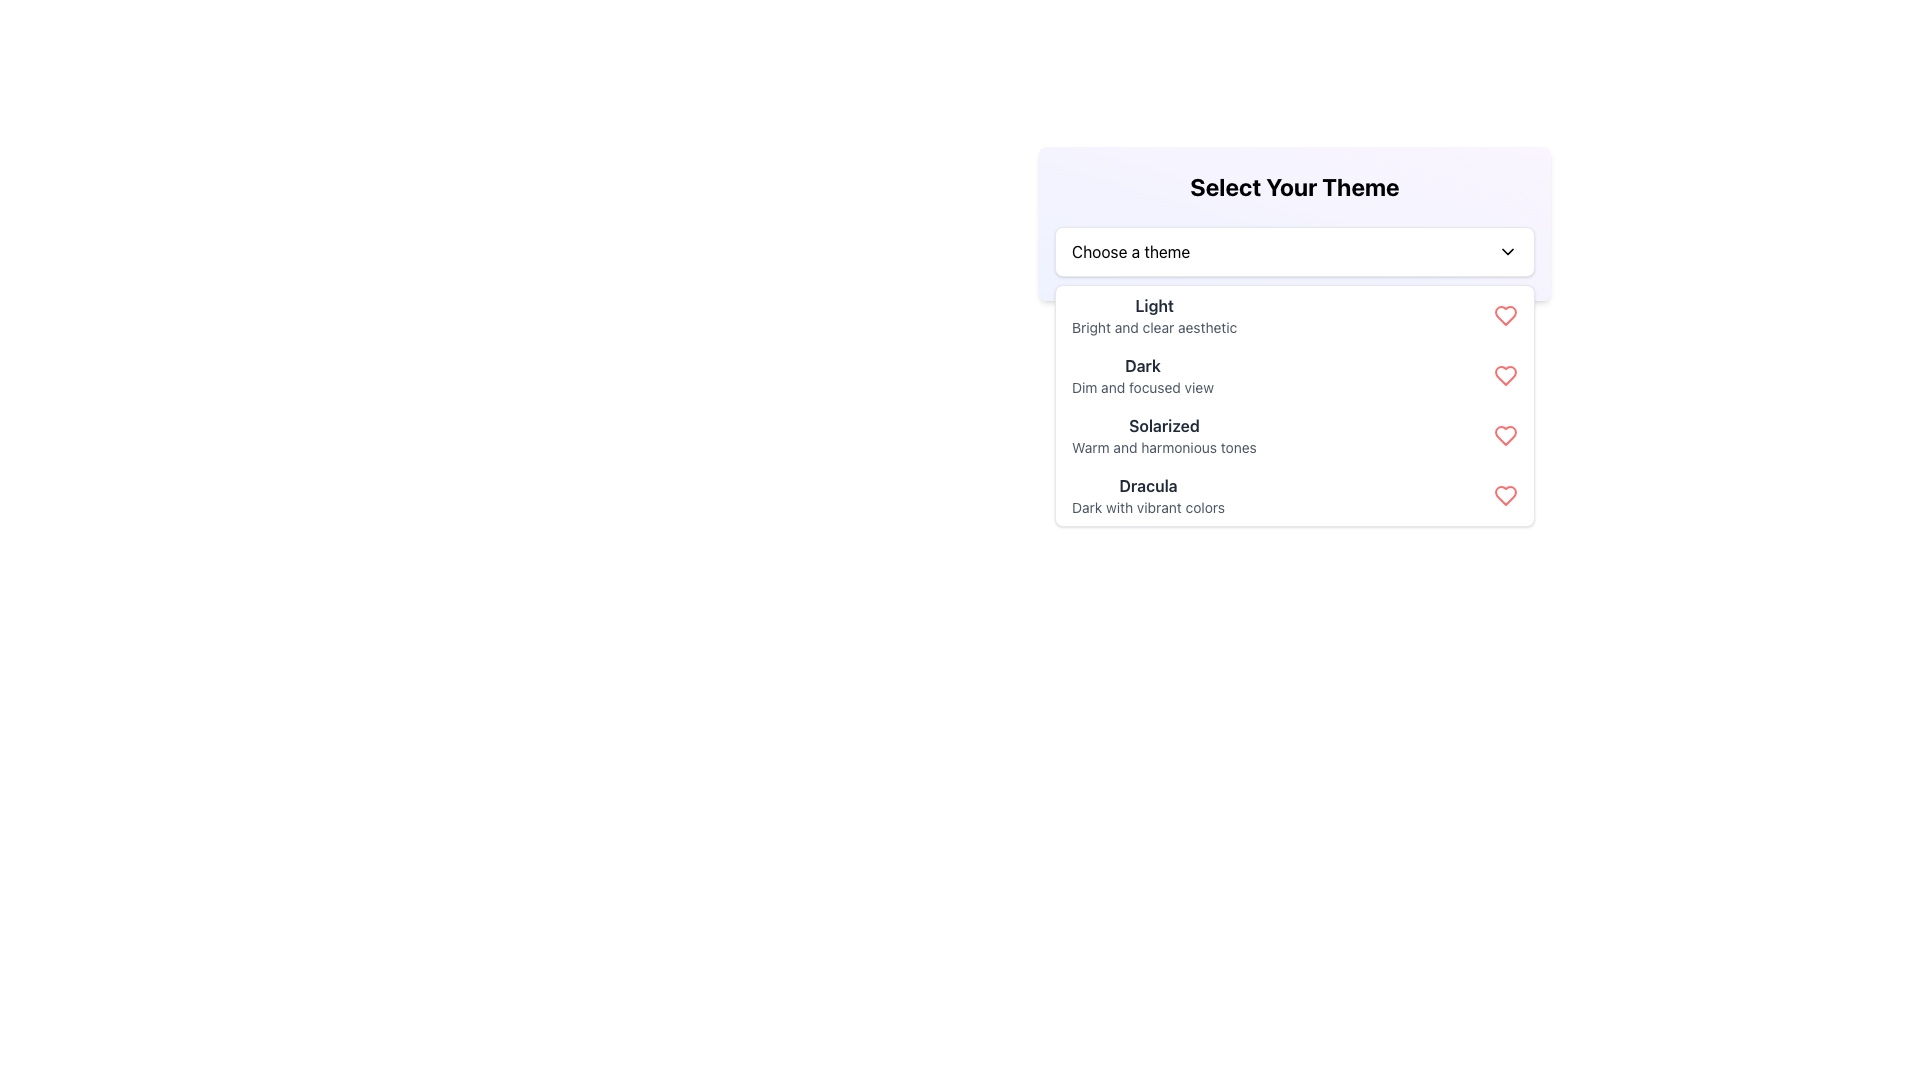 Image resolution: width=1920 pixels, height=1080 pixels. Describe the element at coordinates (1148, 495) in the screenshot. I see `the 'Dracula' theme list item, which is the third option in the dropdown menu labeled 'Select Your Theme'` at that location.